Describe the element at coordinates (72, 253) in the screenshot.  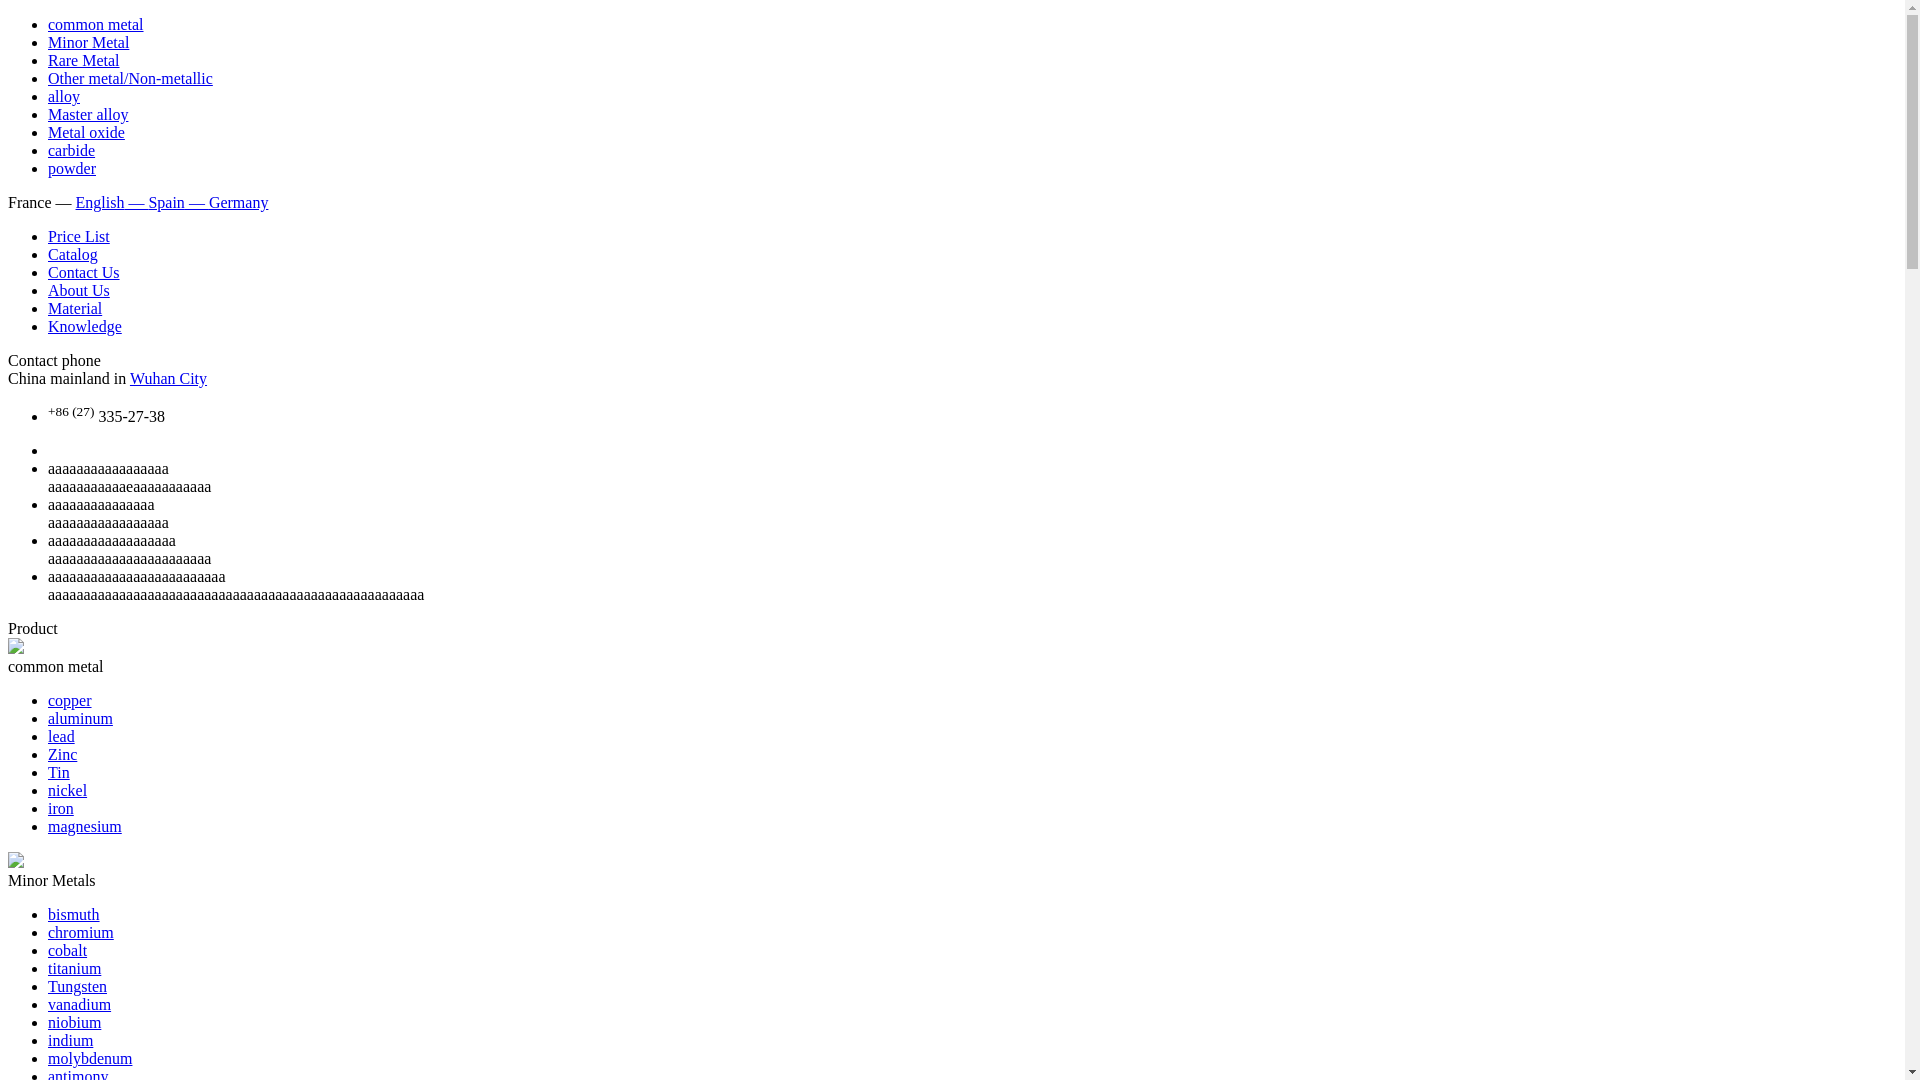
I see `'Catalog'` at that location.